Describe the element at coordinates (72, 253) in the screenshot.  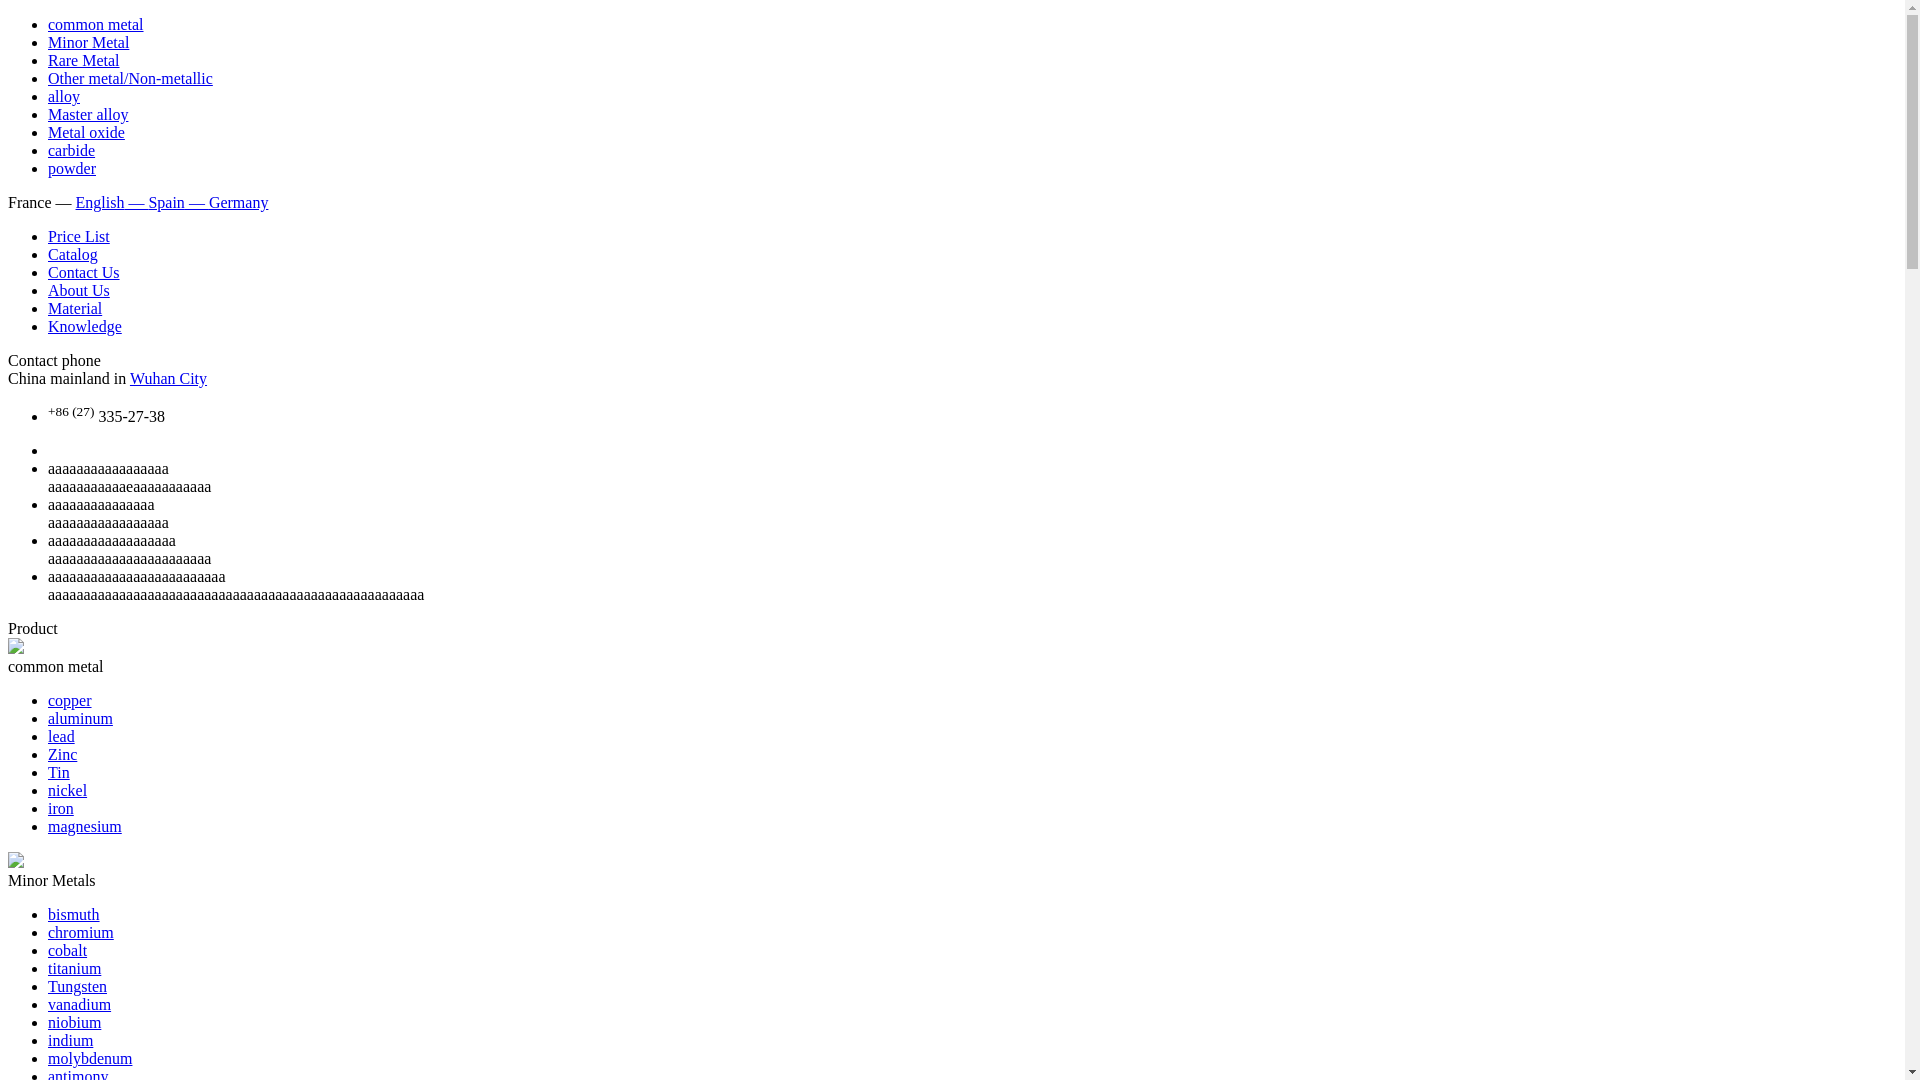
I see `'Catalog'` at that location.